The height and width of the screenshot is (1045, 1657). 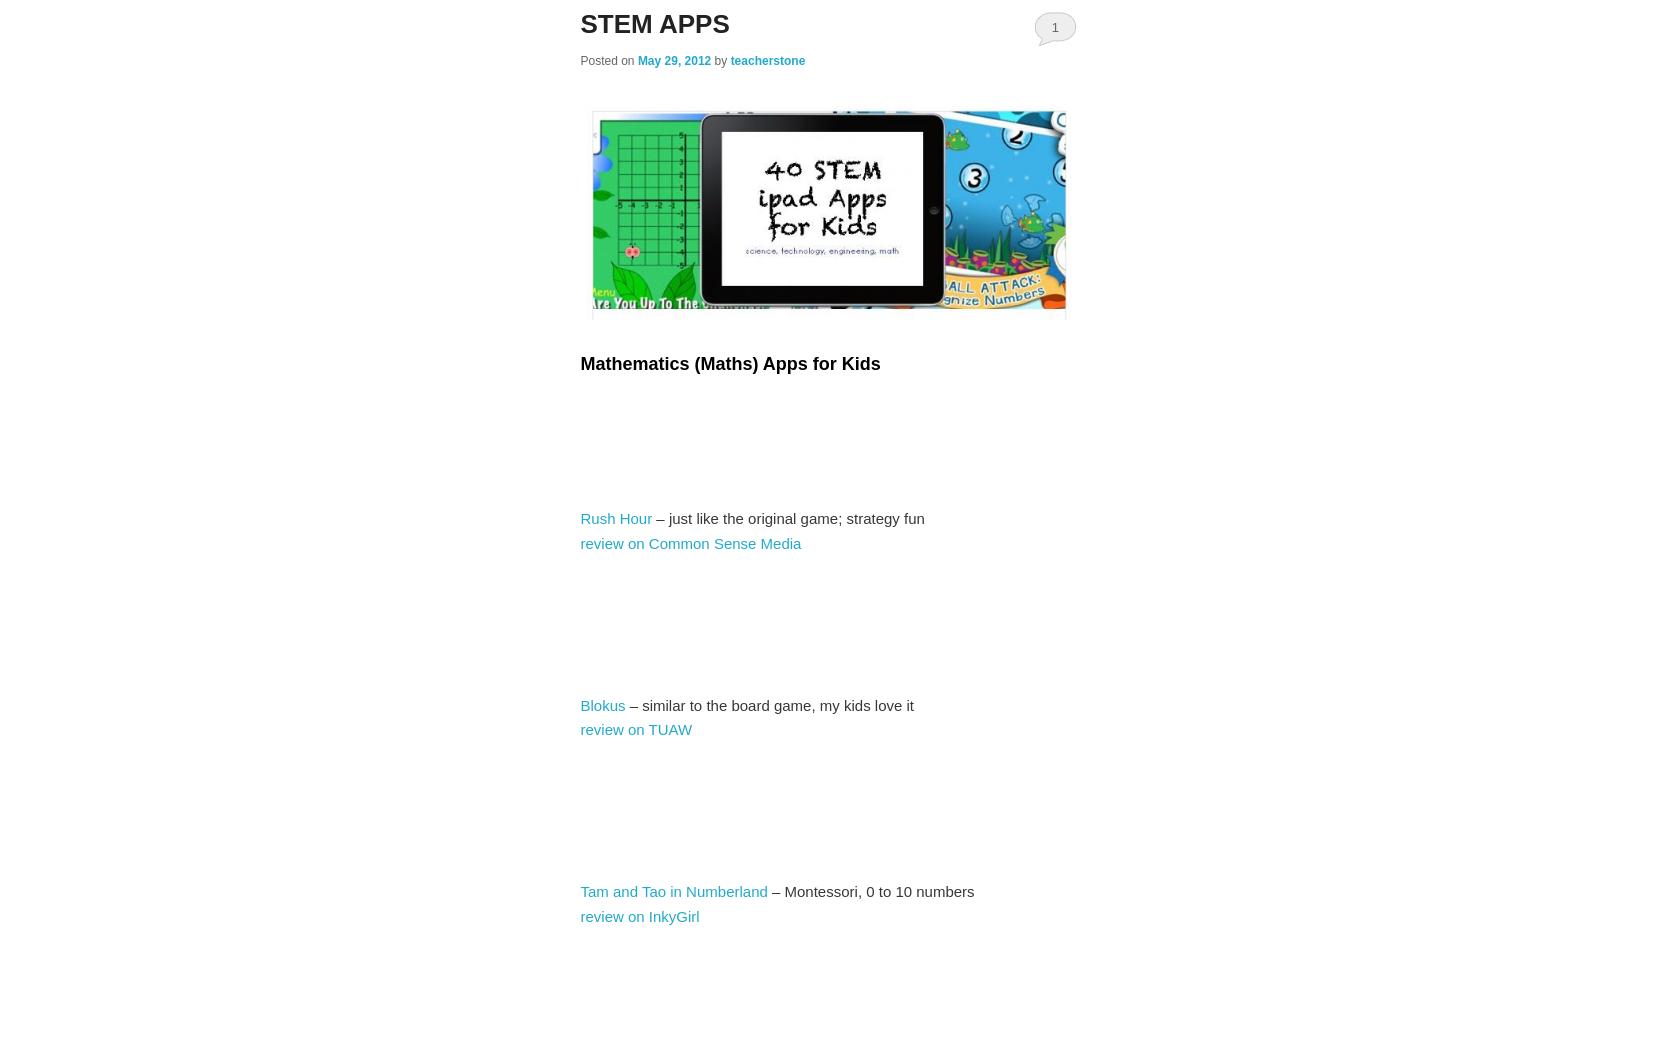 I want to click on '– just like the original game; strategy fun', so click(x=787, y=517).